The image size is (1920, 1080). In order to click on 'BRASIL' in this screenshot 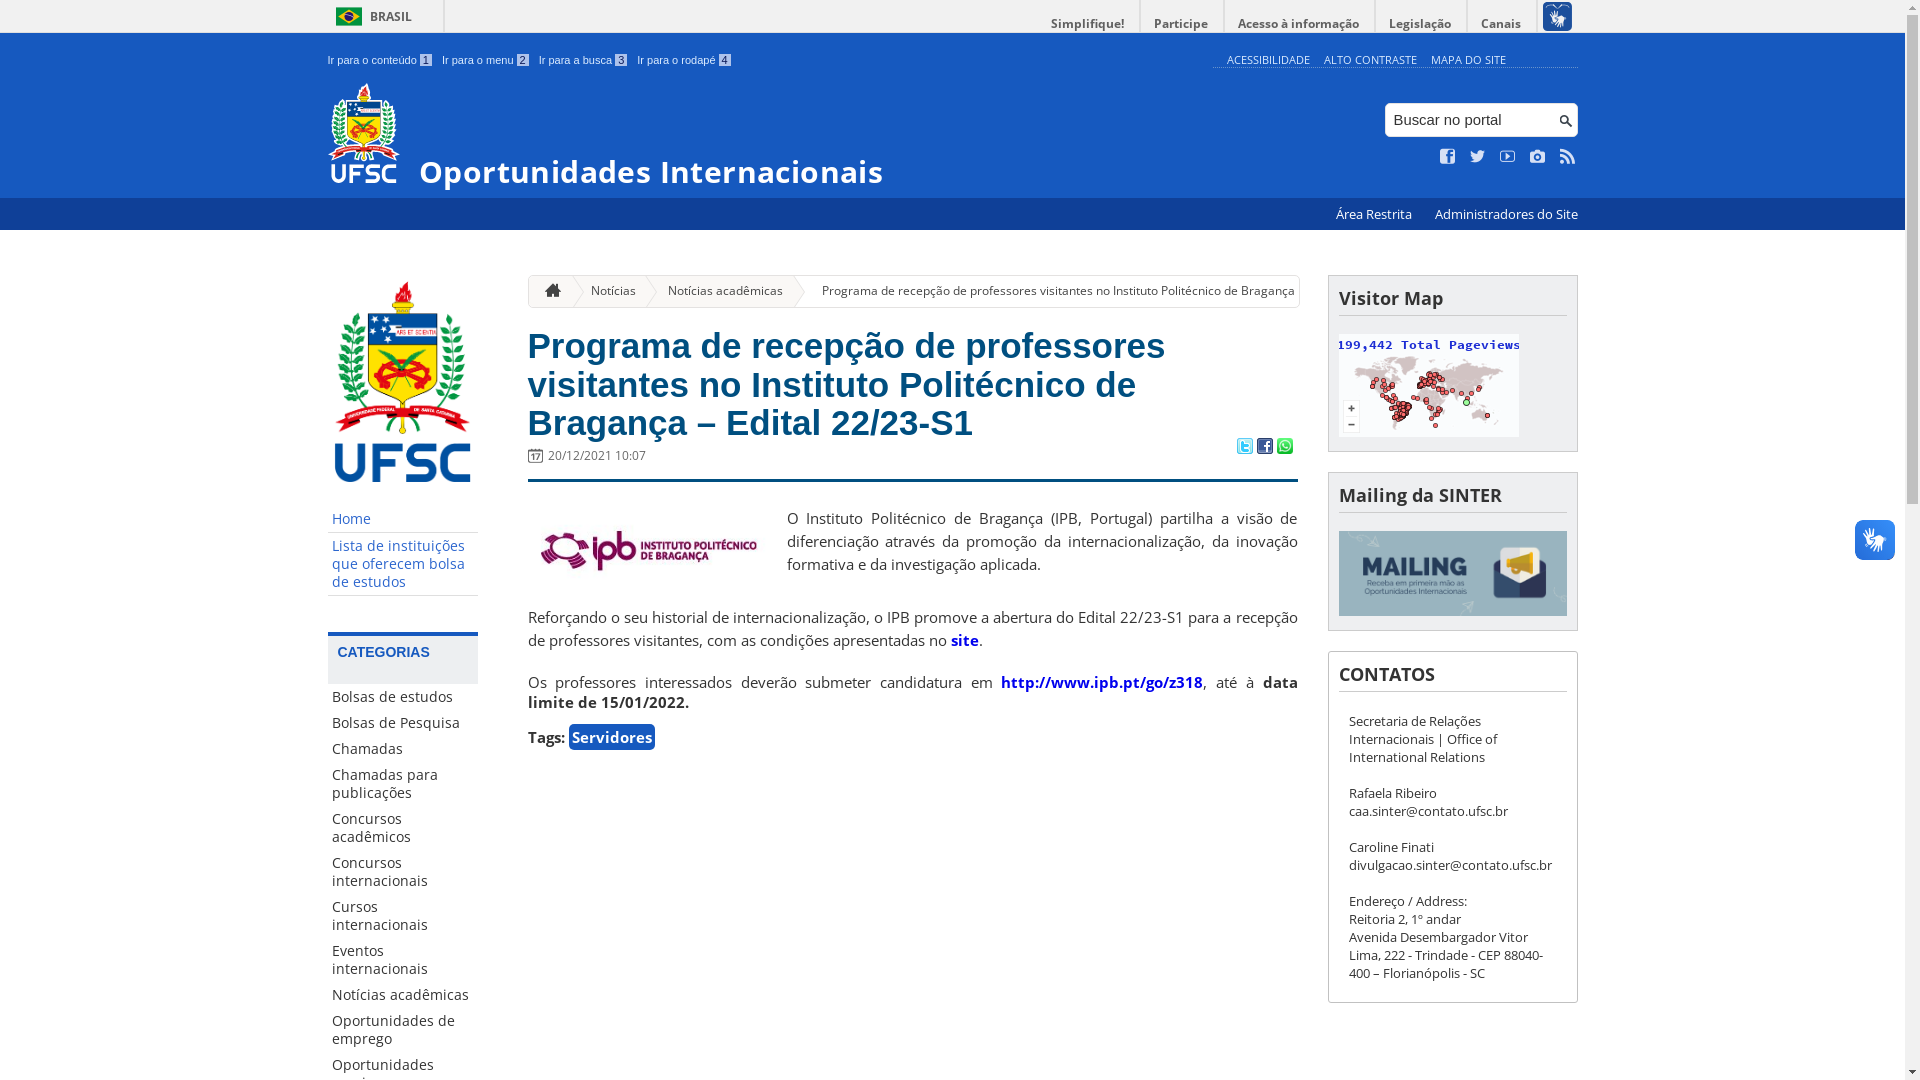, I will do `click(370, 16)`.